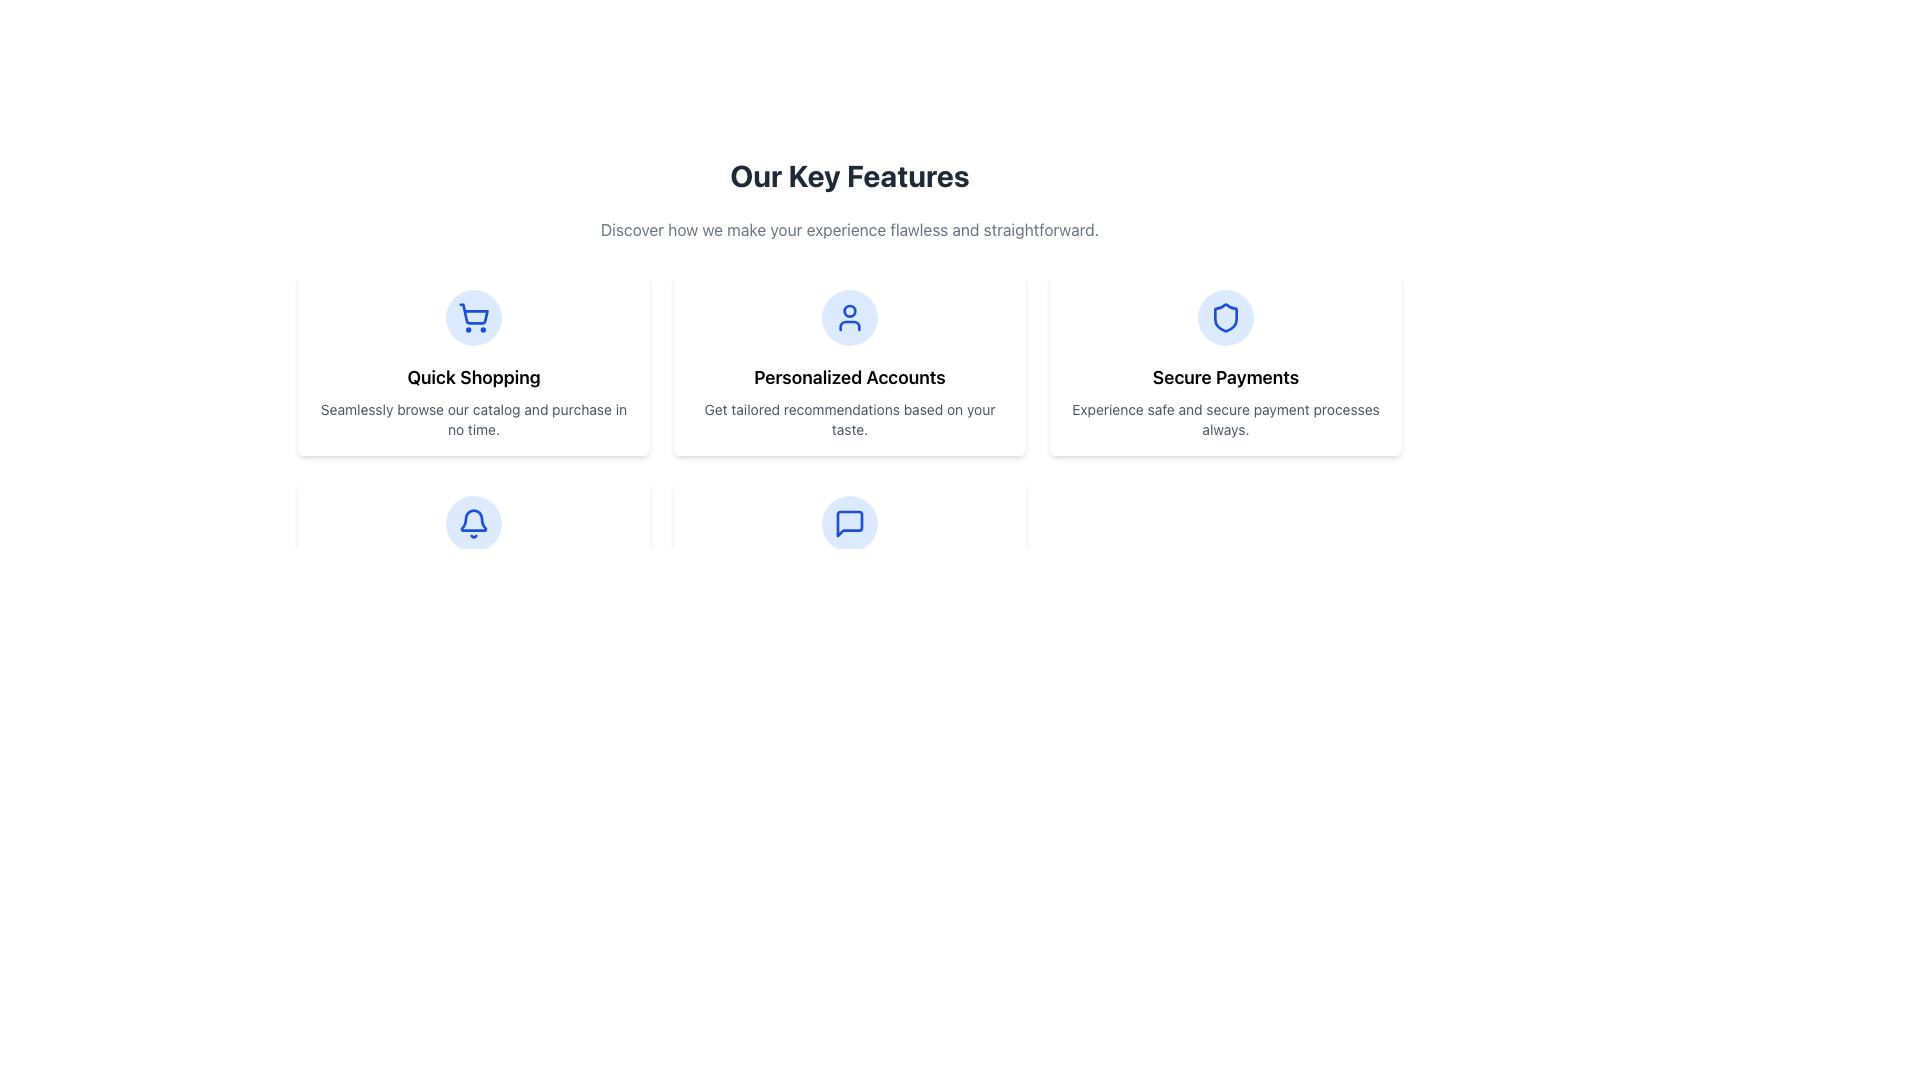 This screenshot has height=1080, width=1920. What do you see at coordinates (849, 523) in the screenshot?
I see `the speech bubble icon located at the bottom center of the interface` at bounding box center [849, 523].